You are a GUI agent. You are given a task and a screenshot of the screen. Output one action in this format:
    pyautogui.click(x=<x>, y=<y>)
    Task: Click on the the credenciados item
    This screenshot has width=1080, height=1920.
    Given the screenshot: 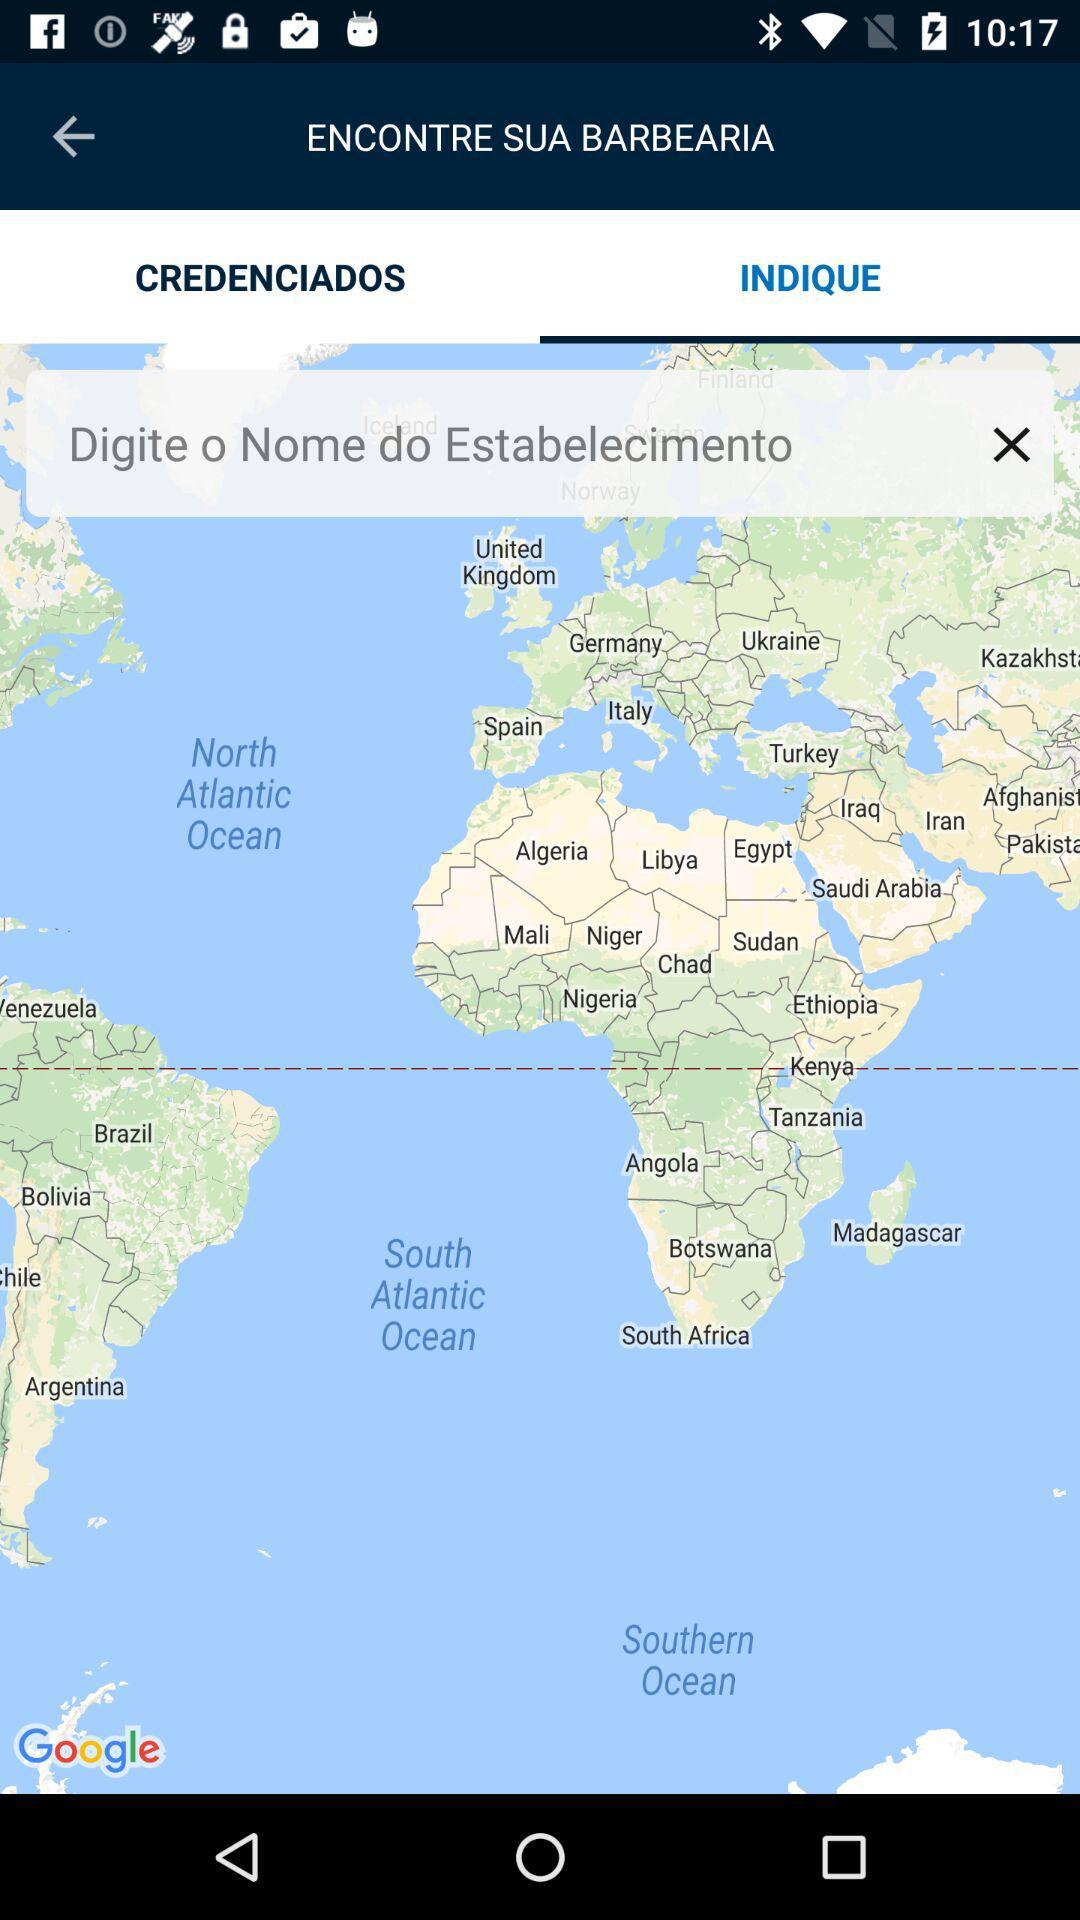 What is the action you would take?
    pyautogui.click(x=270, y=275)
    